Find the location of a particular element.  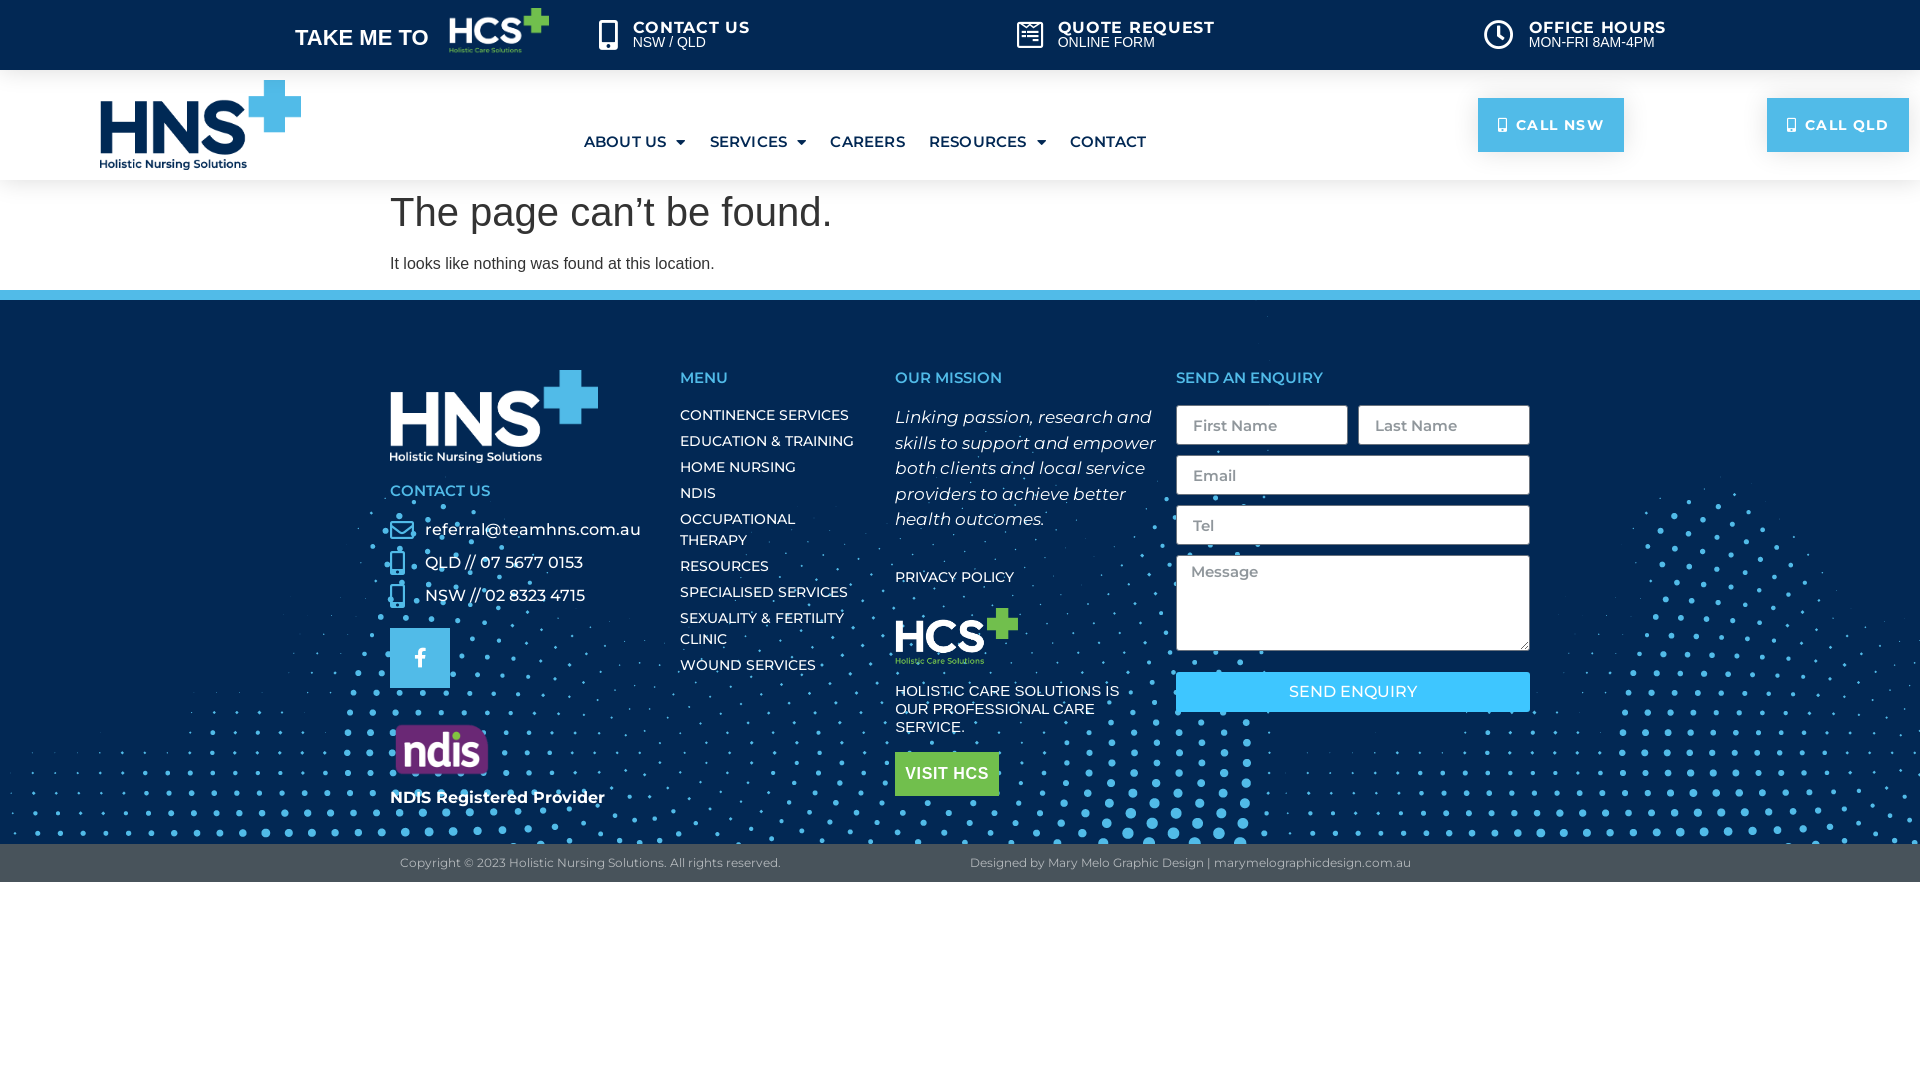

'referral@teamhns.com.au' is located at coordinates (519, 528).